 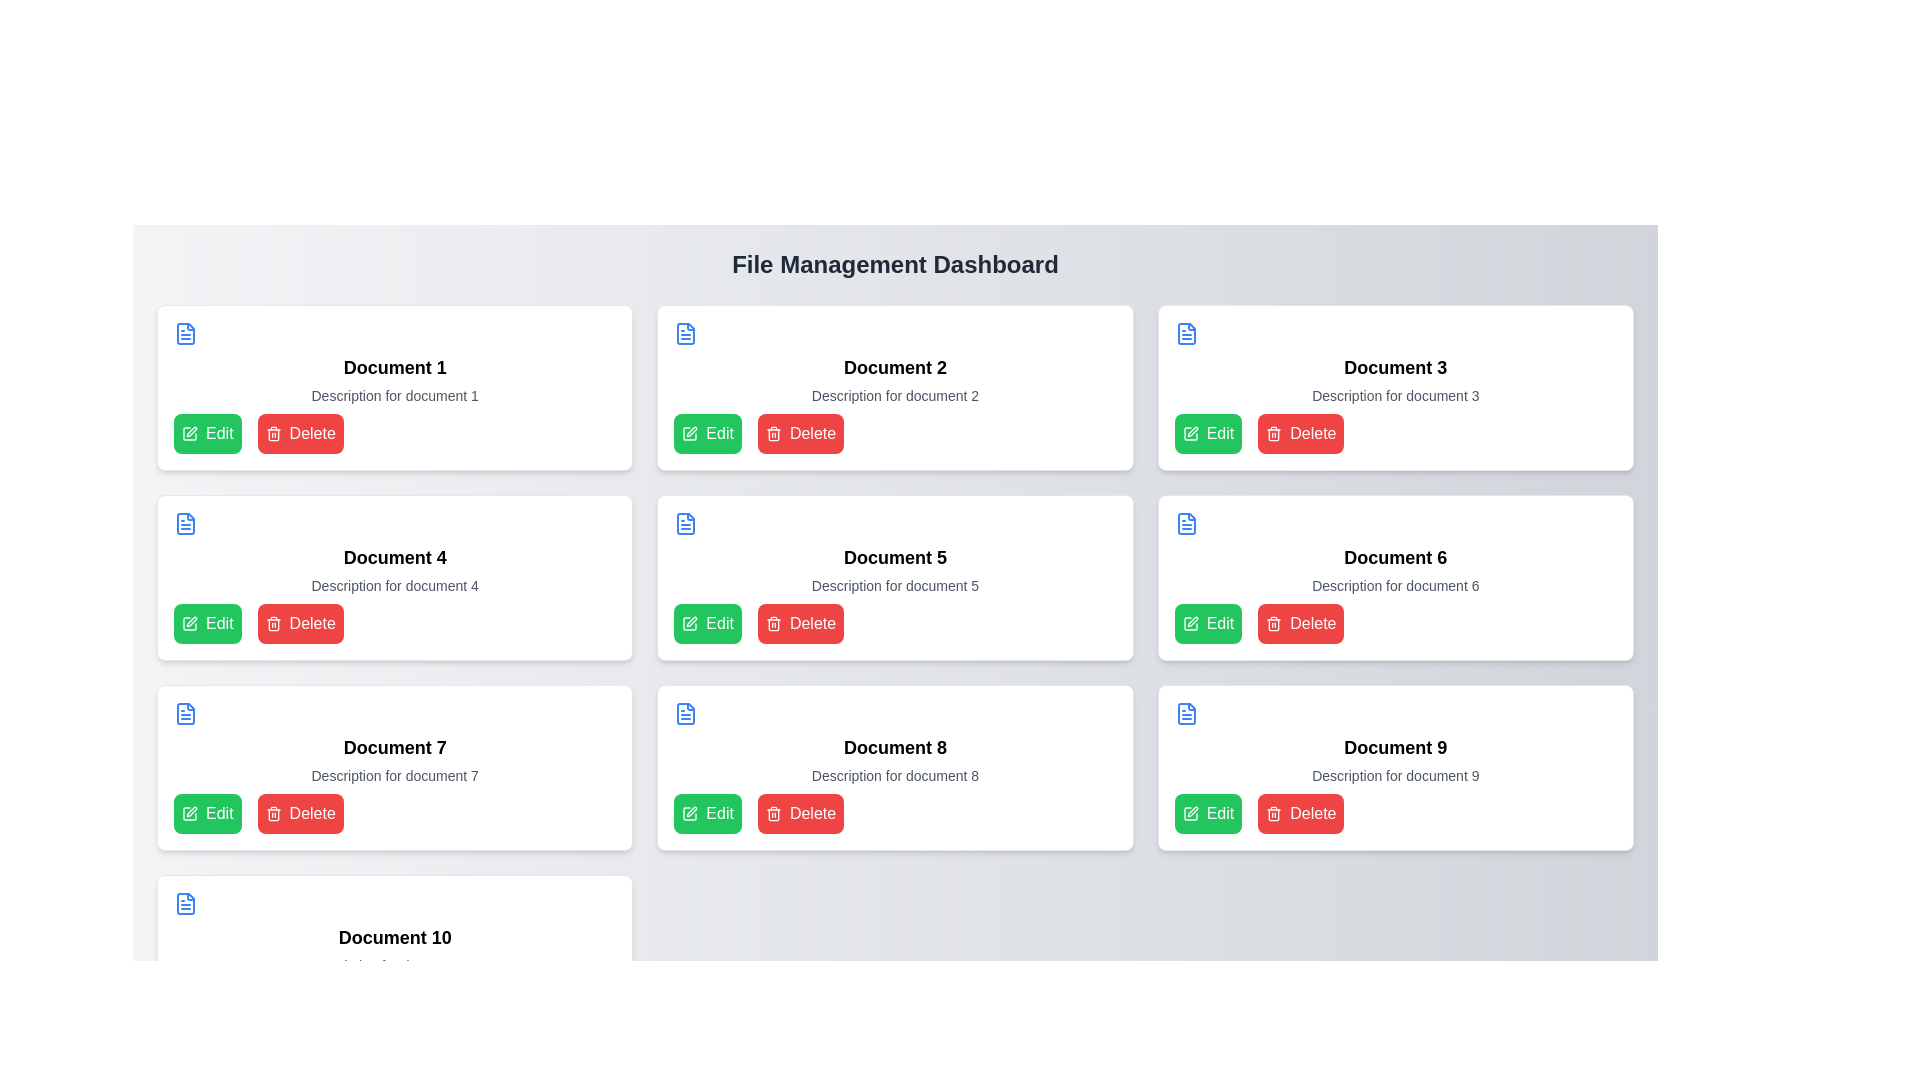 I want to click on text displayed in the non-interactive description element located directly below the 'Document 3' title in the top-right section of the grid interface, so click(x=1394, y=396).